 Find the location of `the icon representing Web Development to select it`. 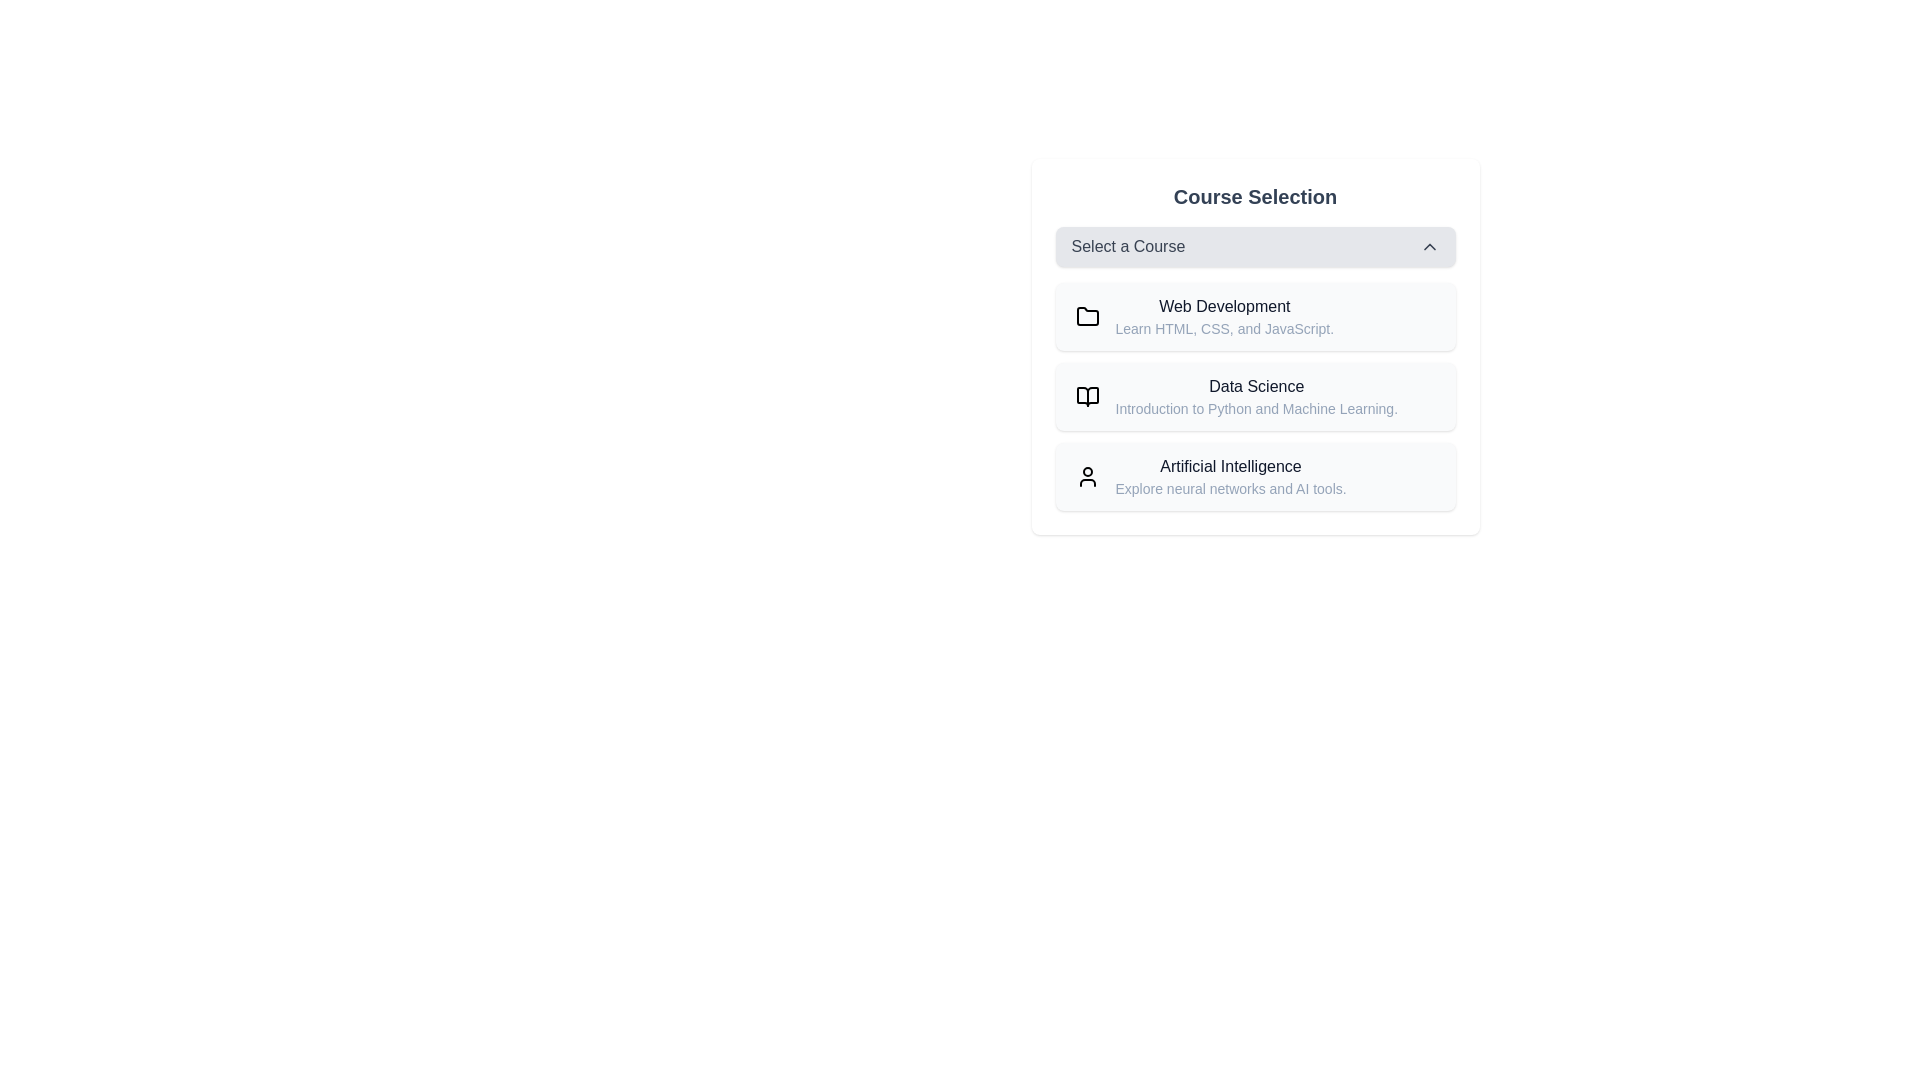

the icon representing Web Development to select it is located at coordinates (1086, 315).